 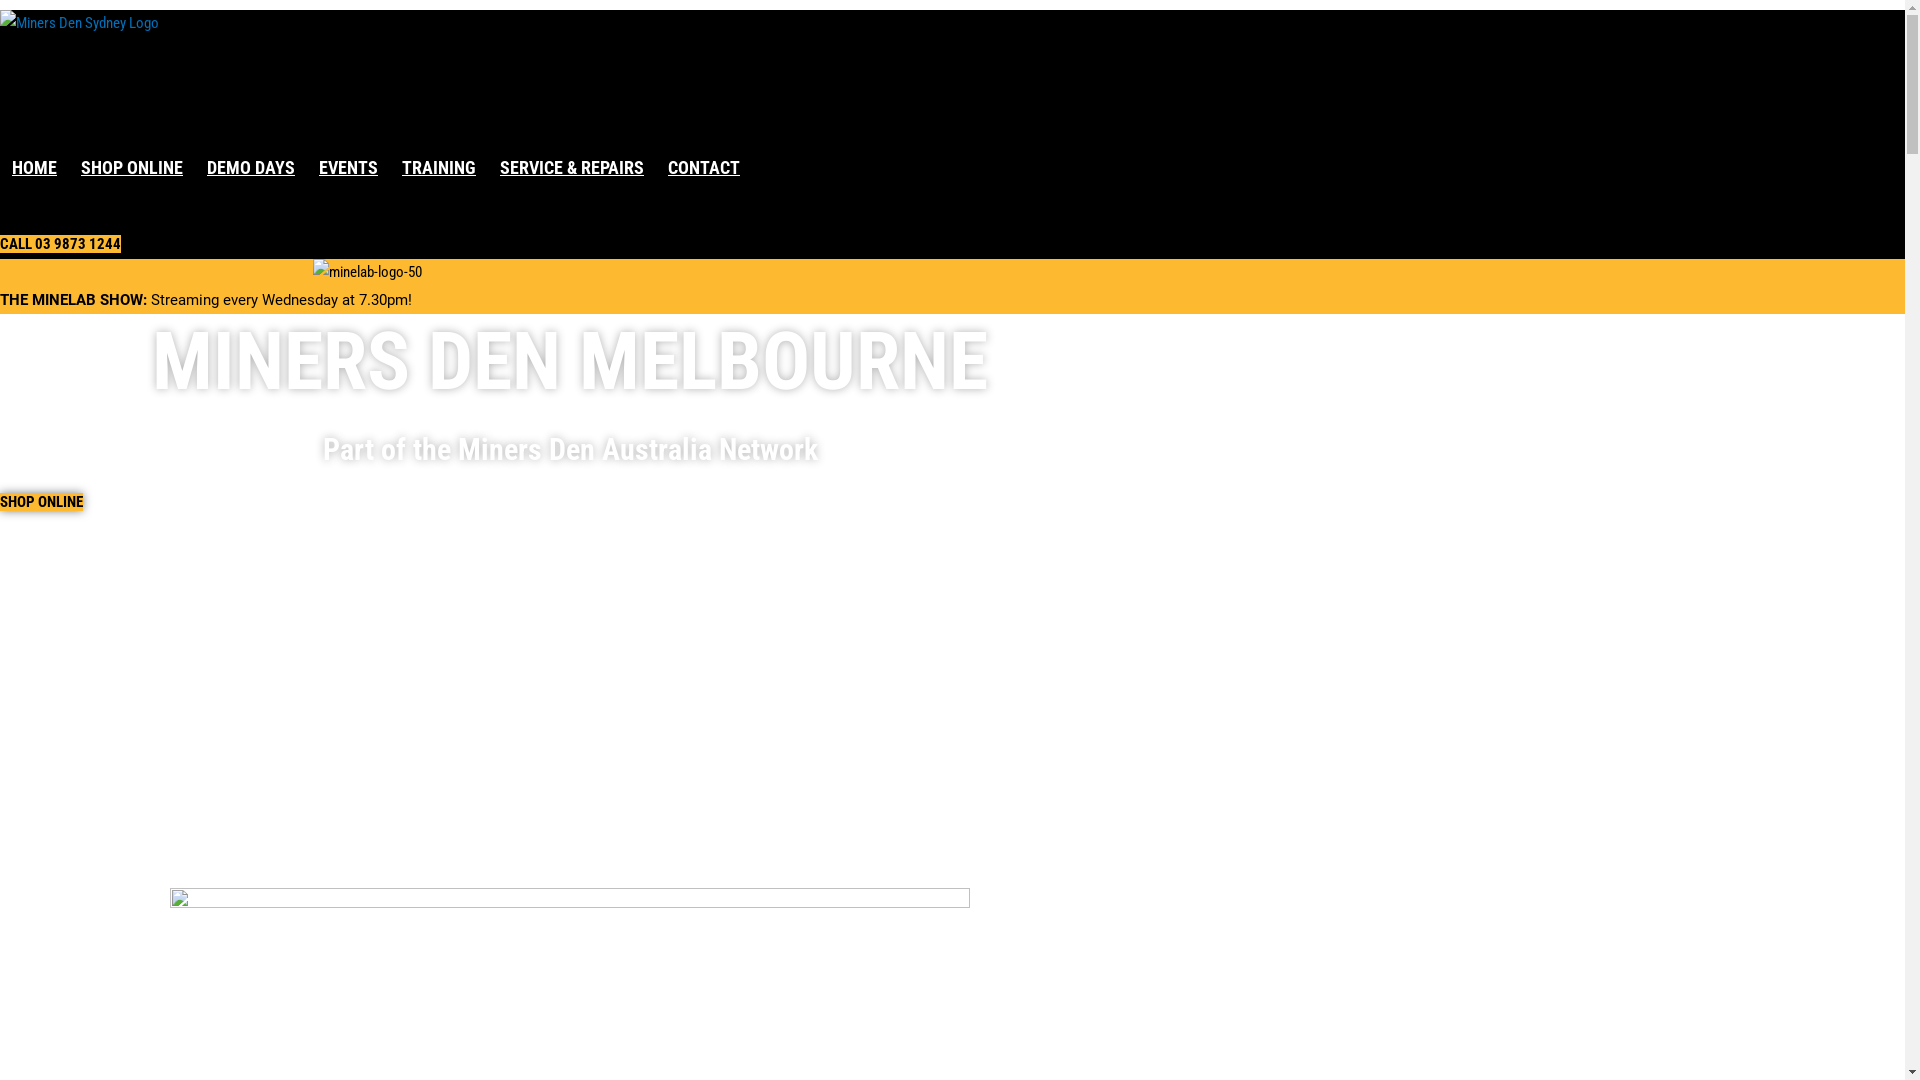 What do you see at coordinates (570, 167) in the screenshot?
I see `'SERVICE & REPAIRS'` at bounding box center [570, 167].